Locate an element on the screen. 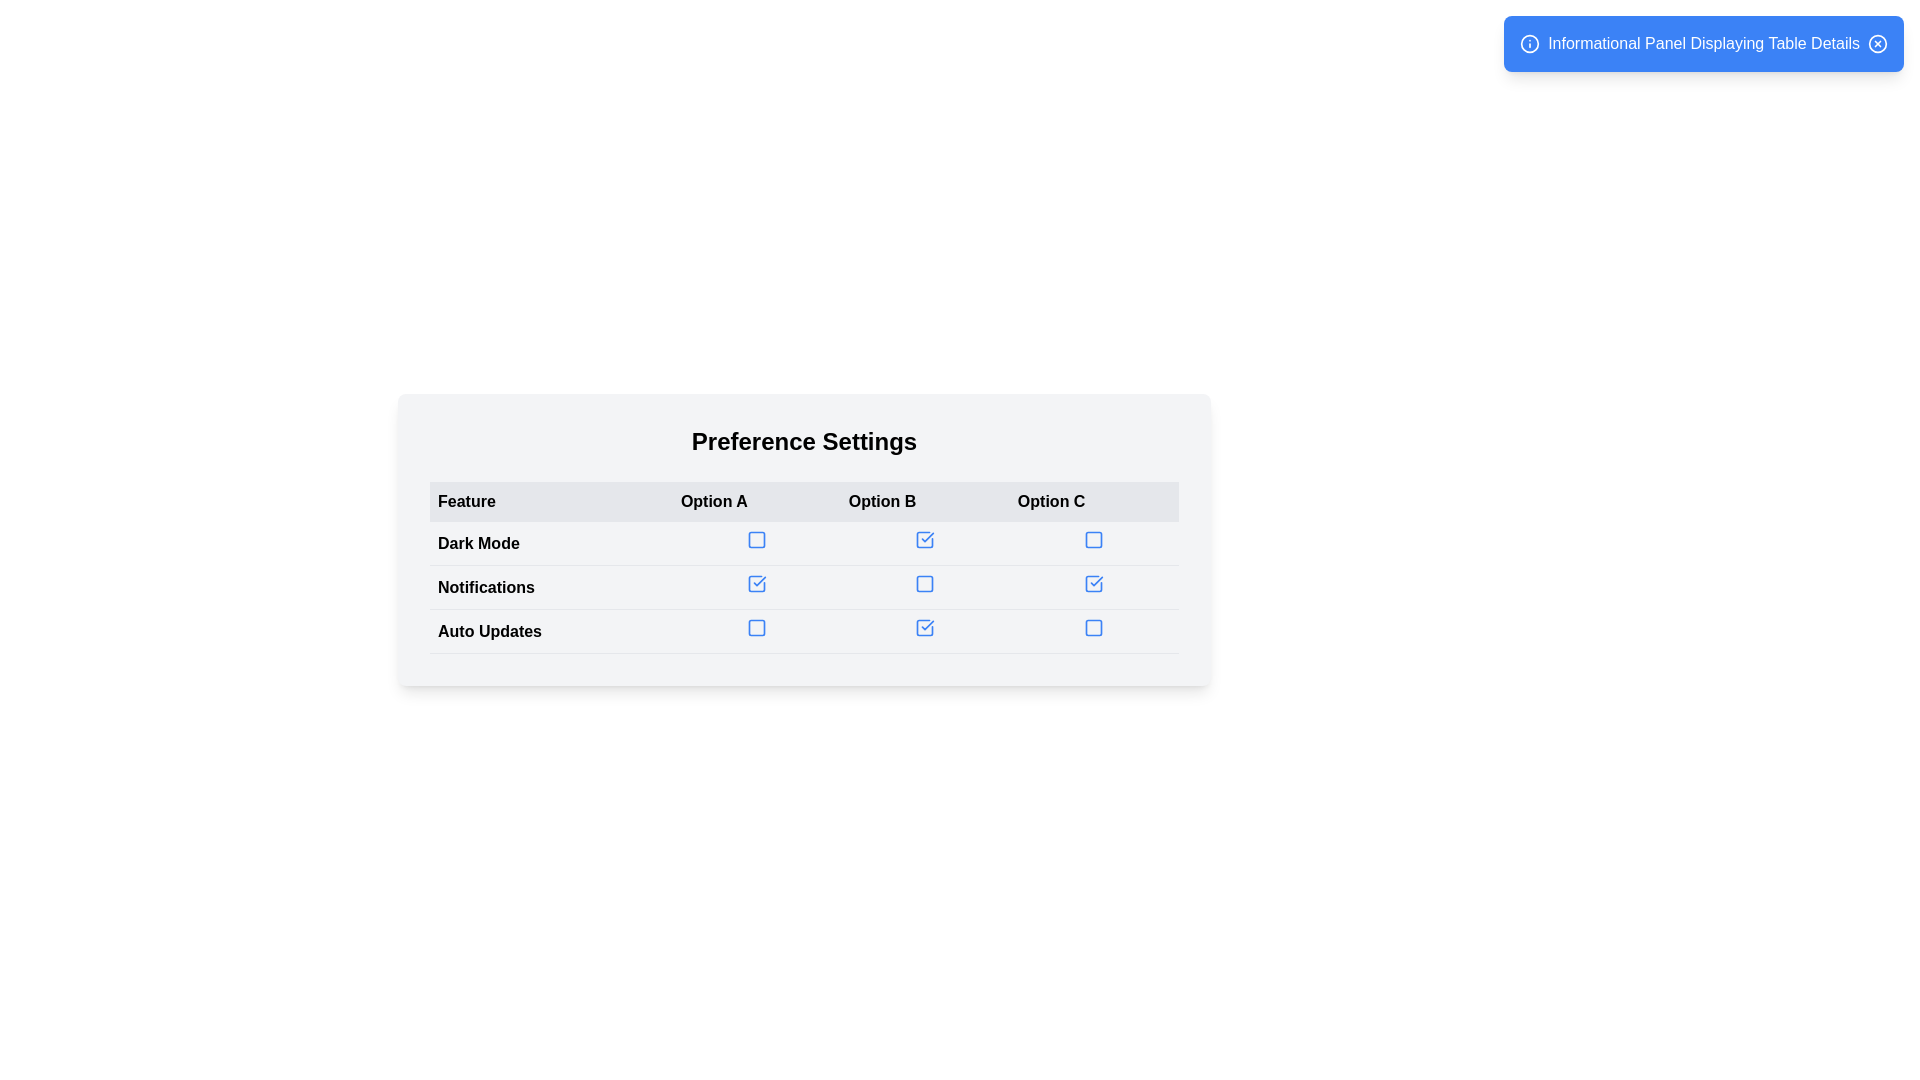  the checkbox styled with a blue outline in the 'Auto Updates' row under the 'Option C' column is located at coordinates (1093, 631).